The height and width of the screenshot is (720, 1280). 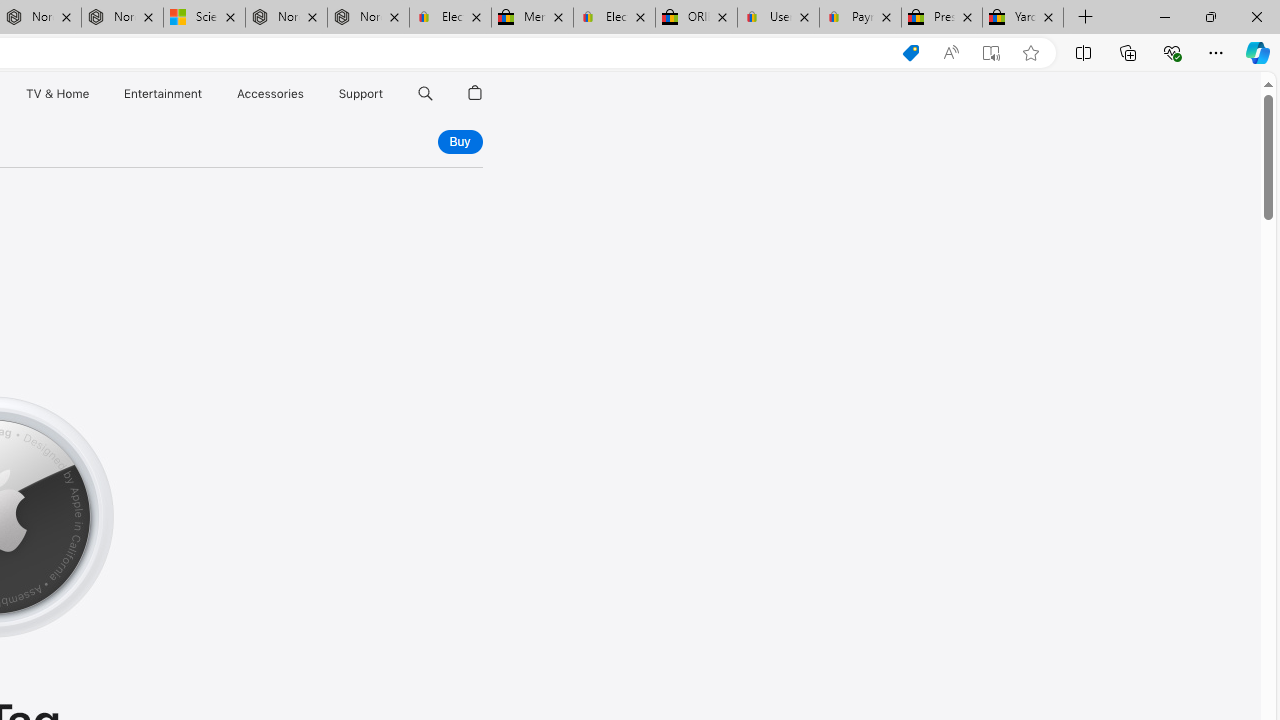 What do you see at coordinates (387, 93) in the screenshot?
I see `'Support menu'` at bounding box center [387, 93].